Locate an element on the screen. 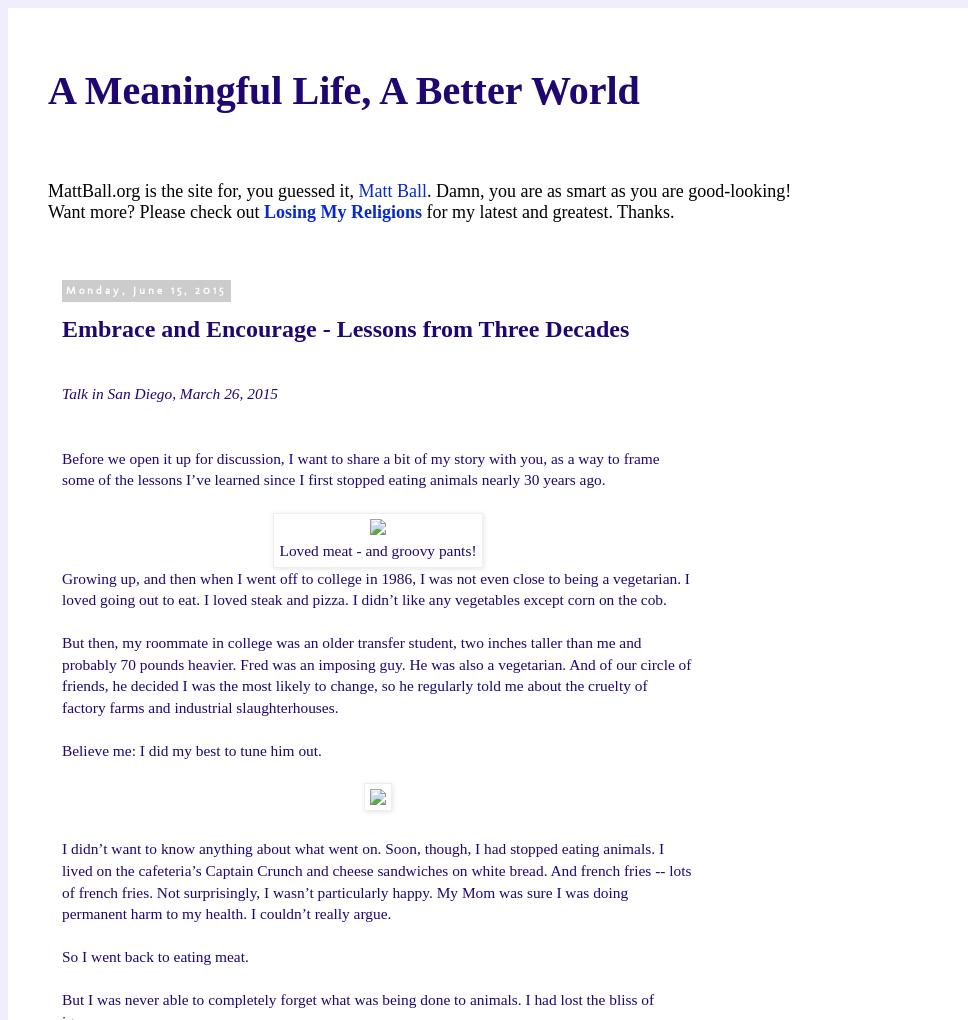  'Monday, June 15, 2015' is located at coordinates (144, 289).